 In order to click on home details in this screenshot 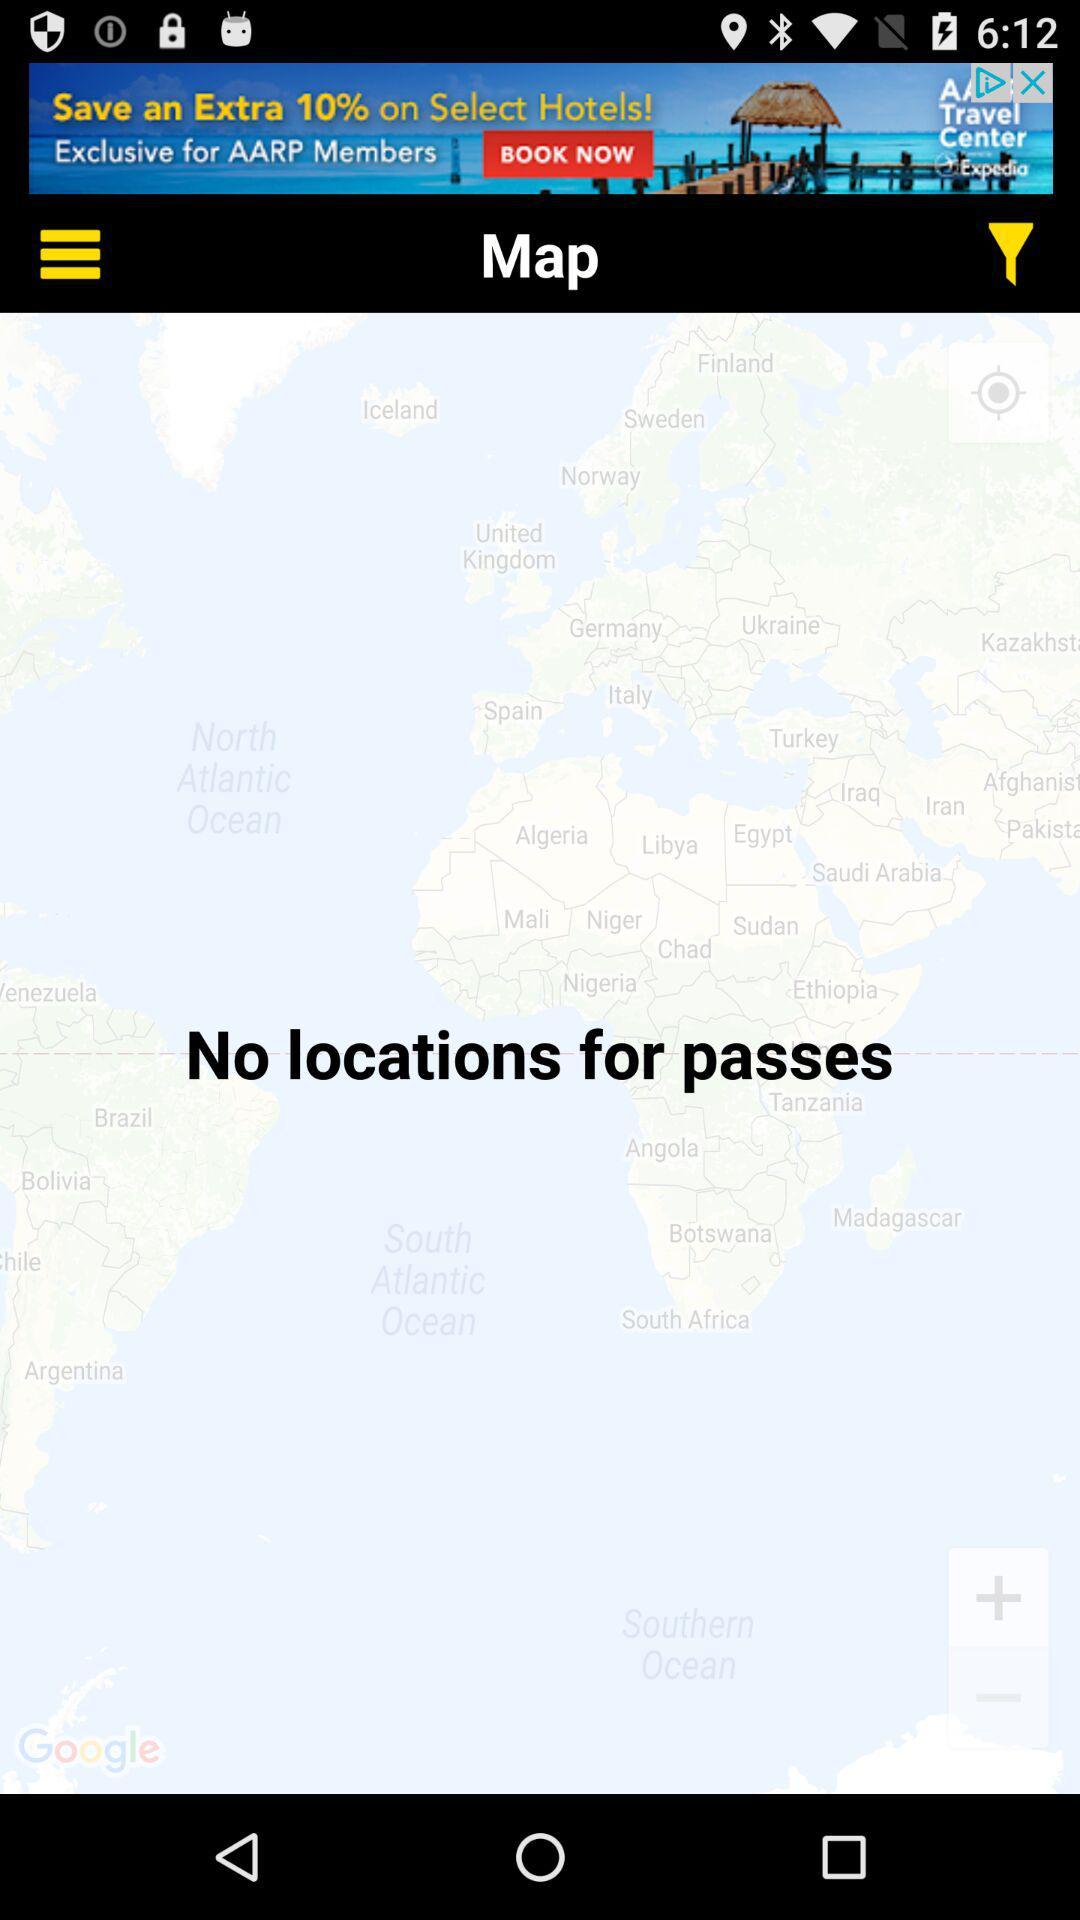, I will do `click(55, 252)`.